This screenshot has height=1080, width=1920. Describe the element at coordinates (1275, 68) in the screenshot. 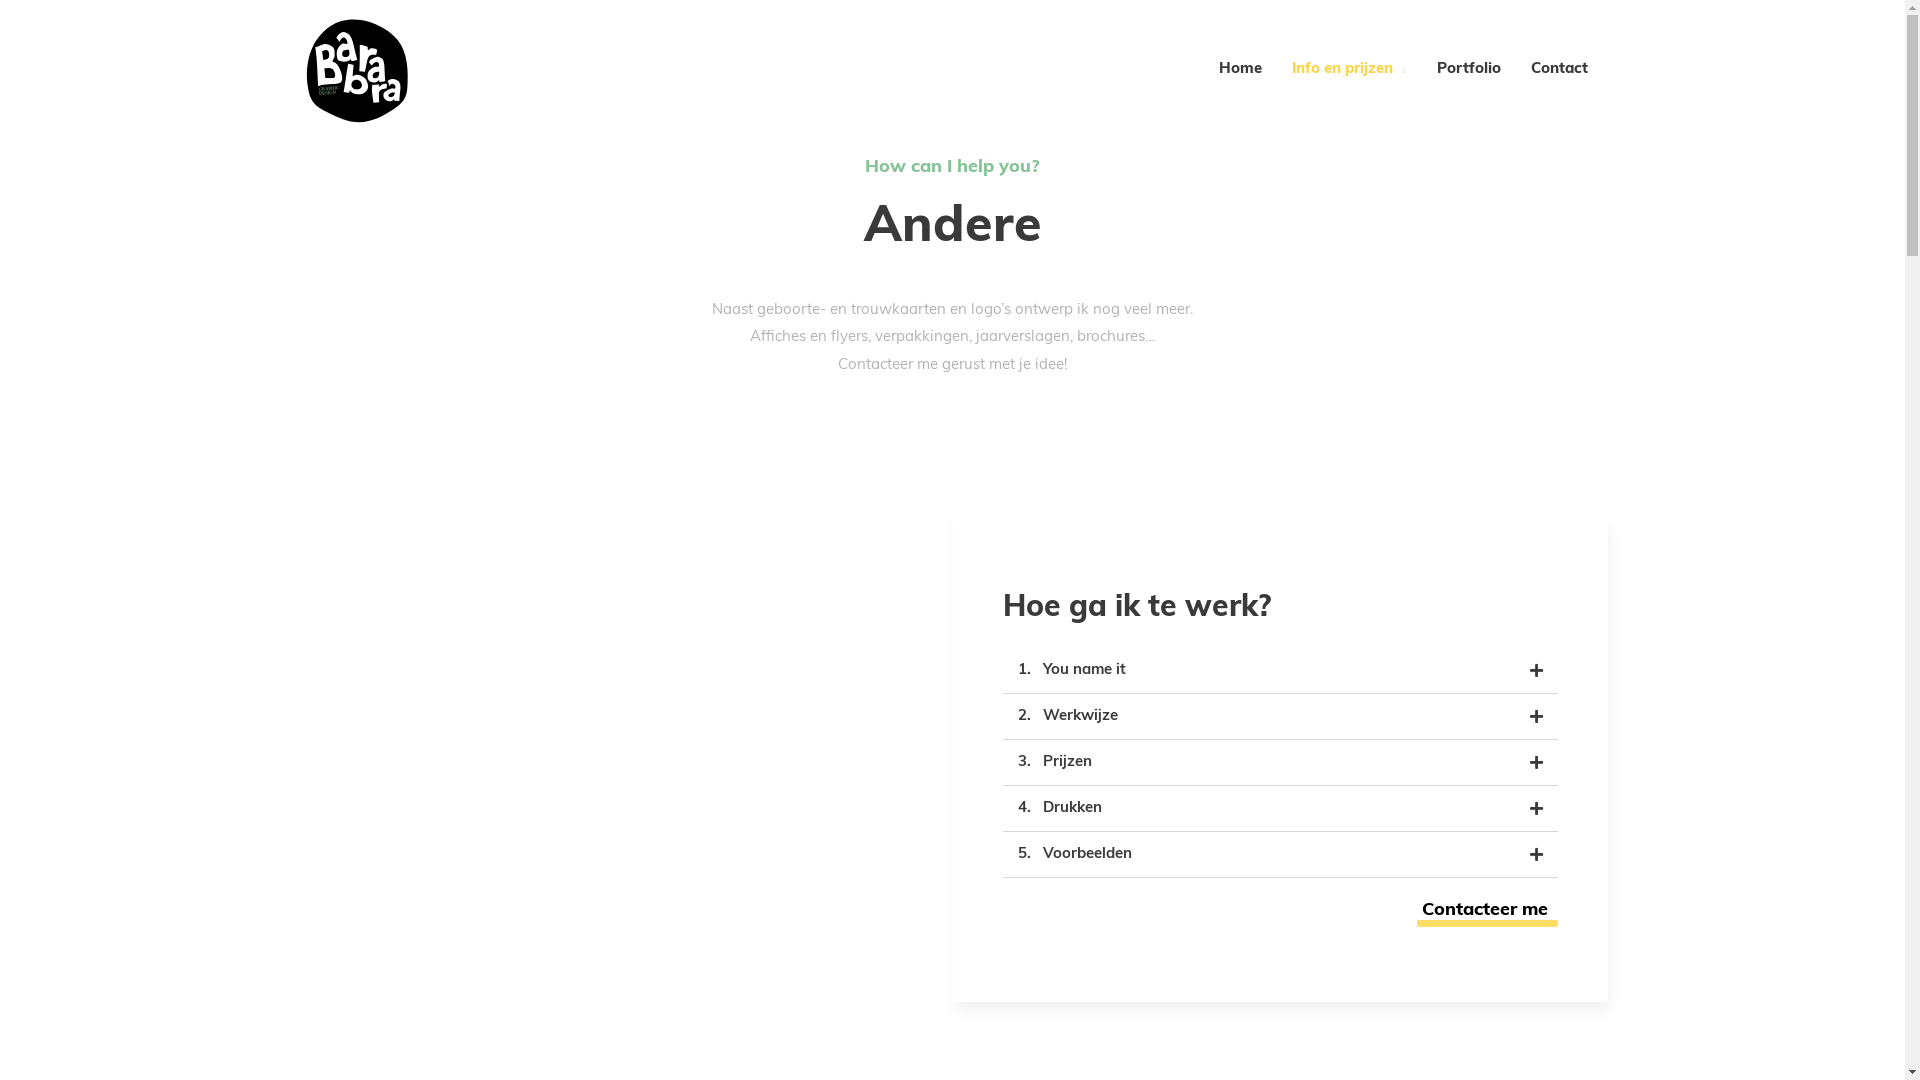

I see `'Info en prijzen'` at that location.